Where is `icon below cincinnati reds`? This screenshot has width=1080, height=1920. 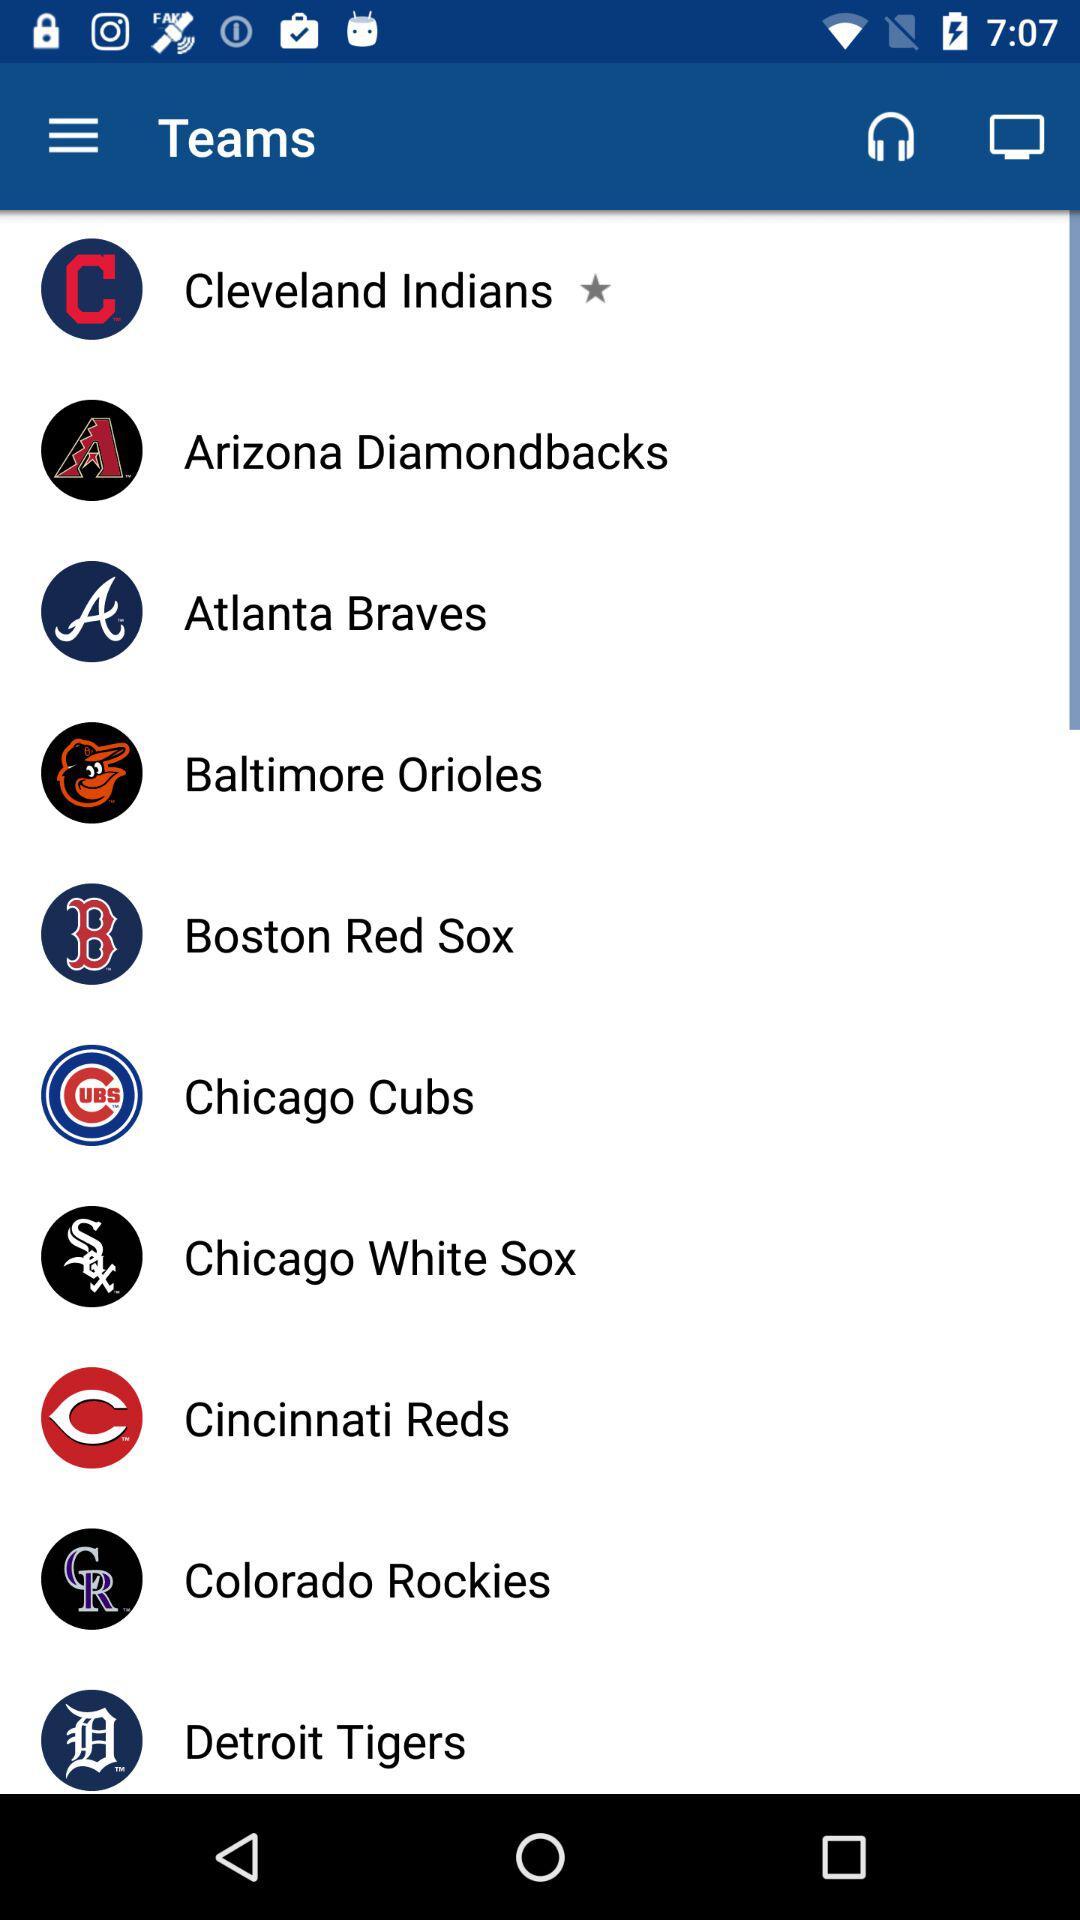 icon below cincinnati reds is located at coordinates (367, 1578).